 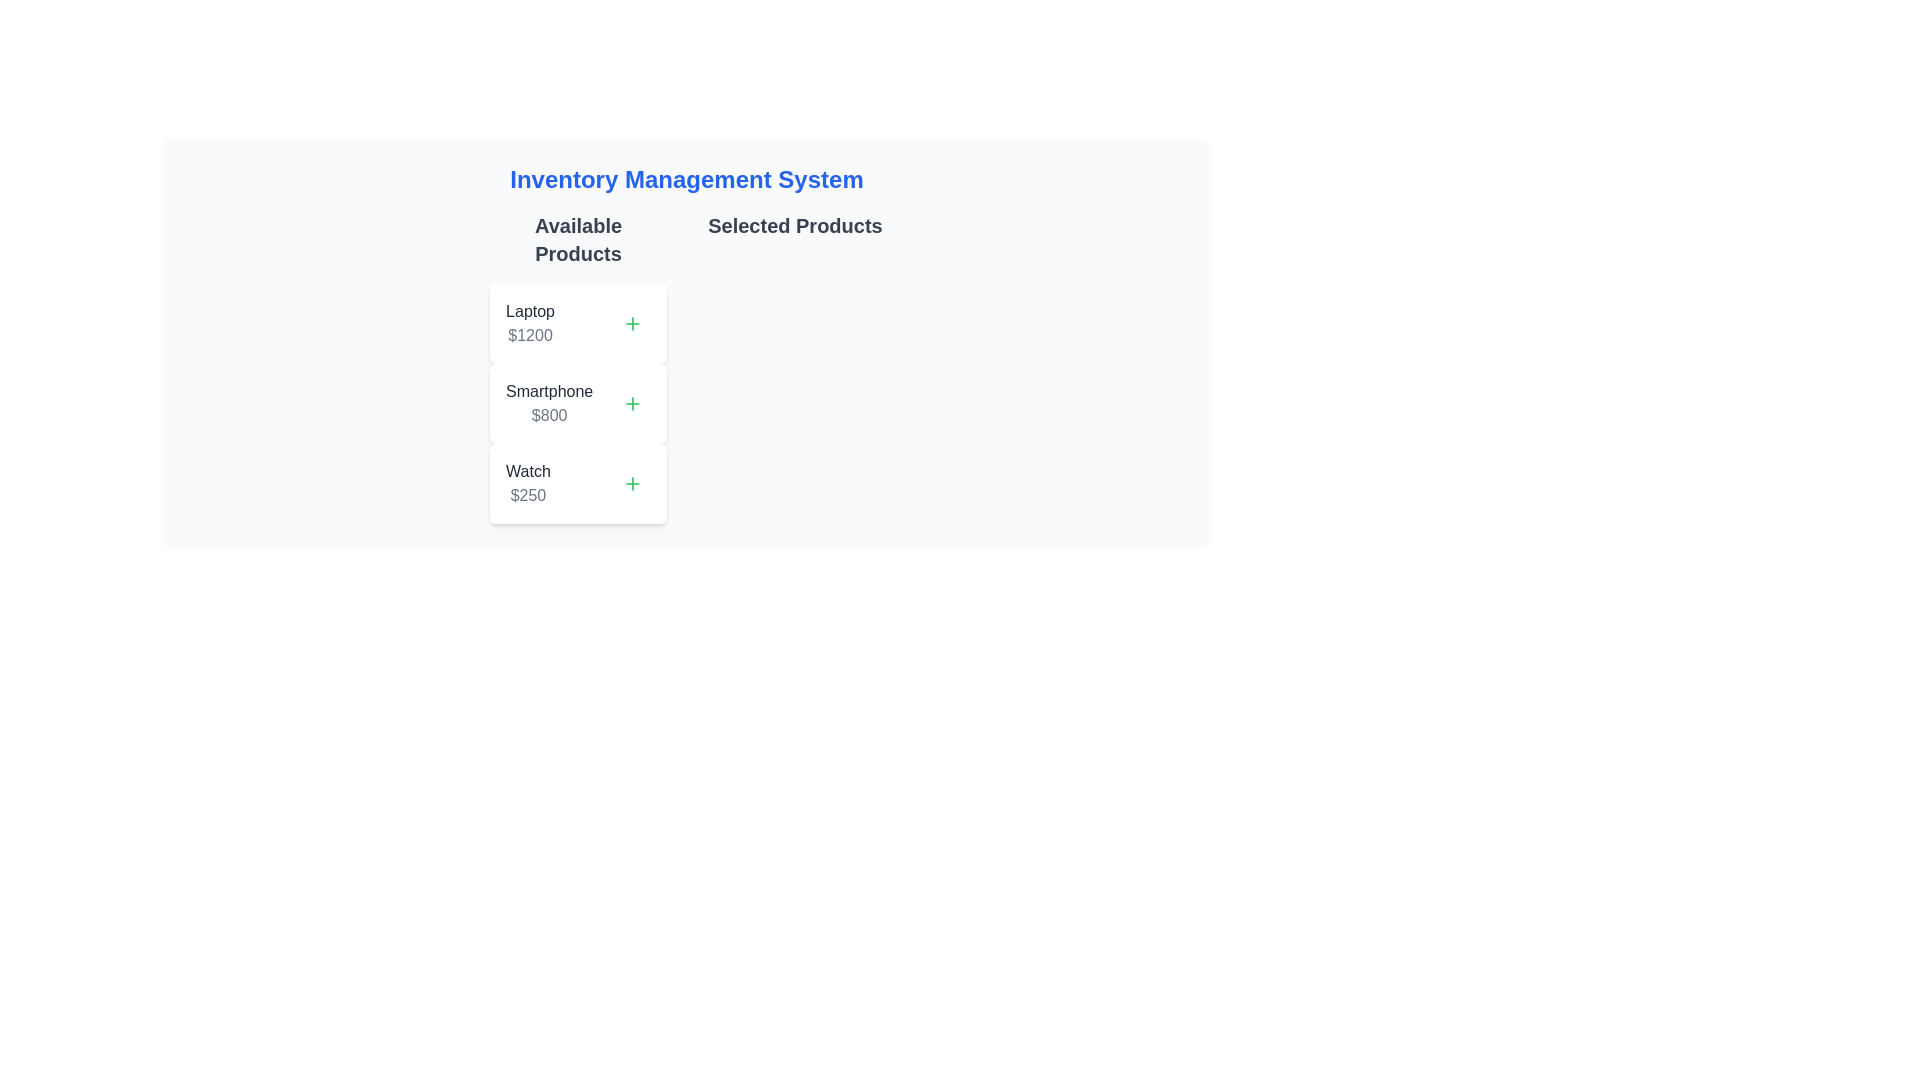 What do you see at coordinates (549, 415) in the screenshot?
I see `the text label displaying the price "$800" below the product title "Smartphone" in the Available Products list` at bounding box center [549, 415].